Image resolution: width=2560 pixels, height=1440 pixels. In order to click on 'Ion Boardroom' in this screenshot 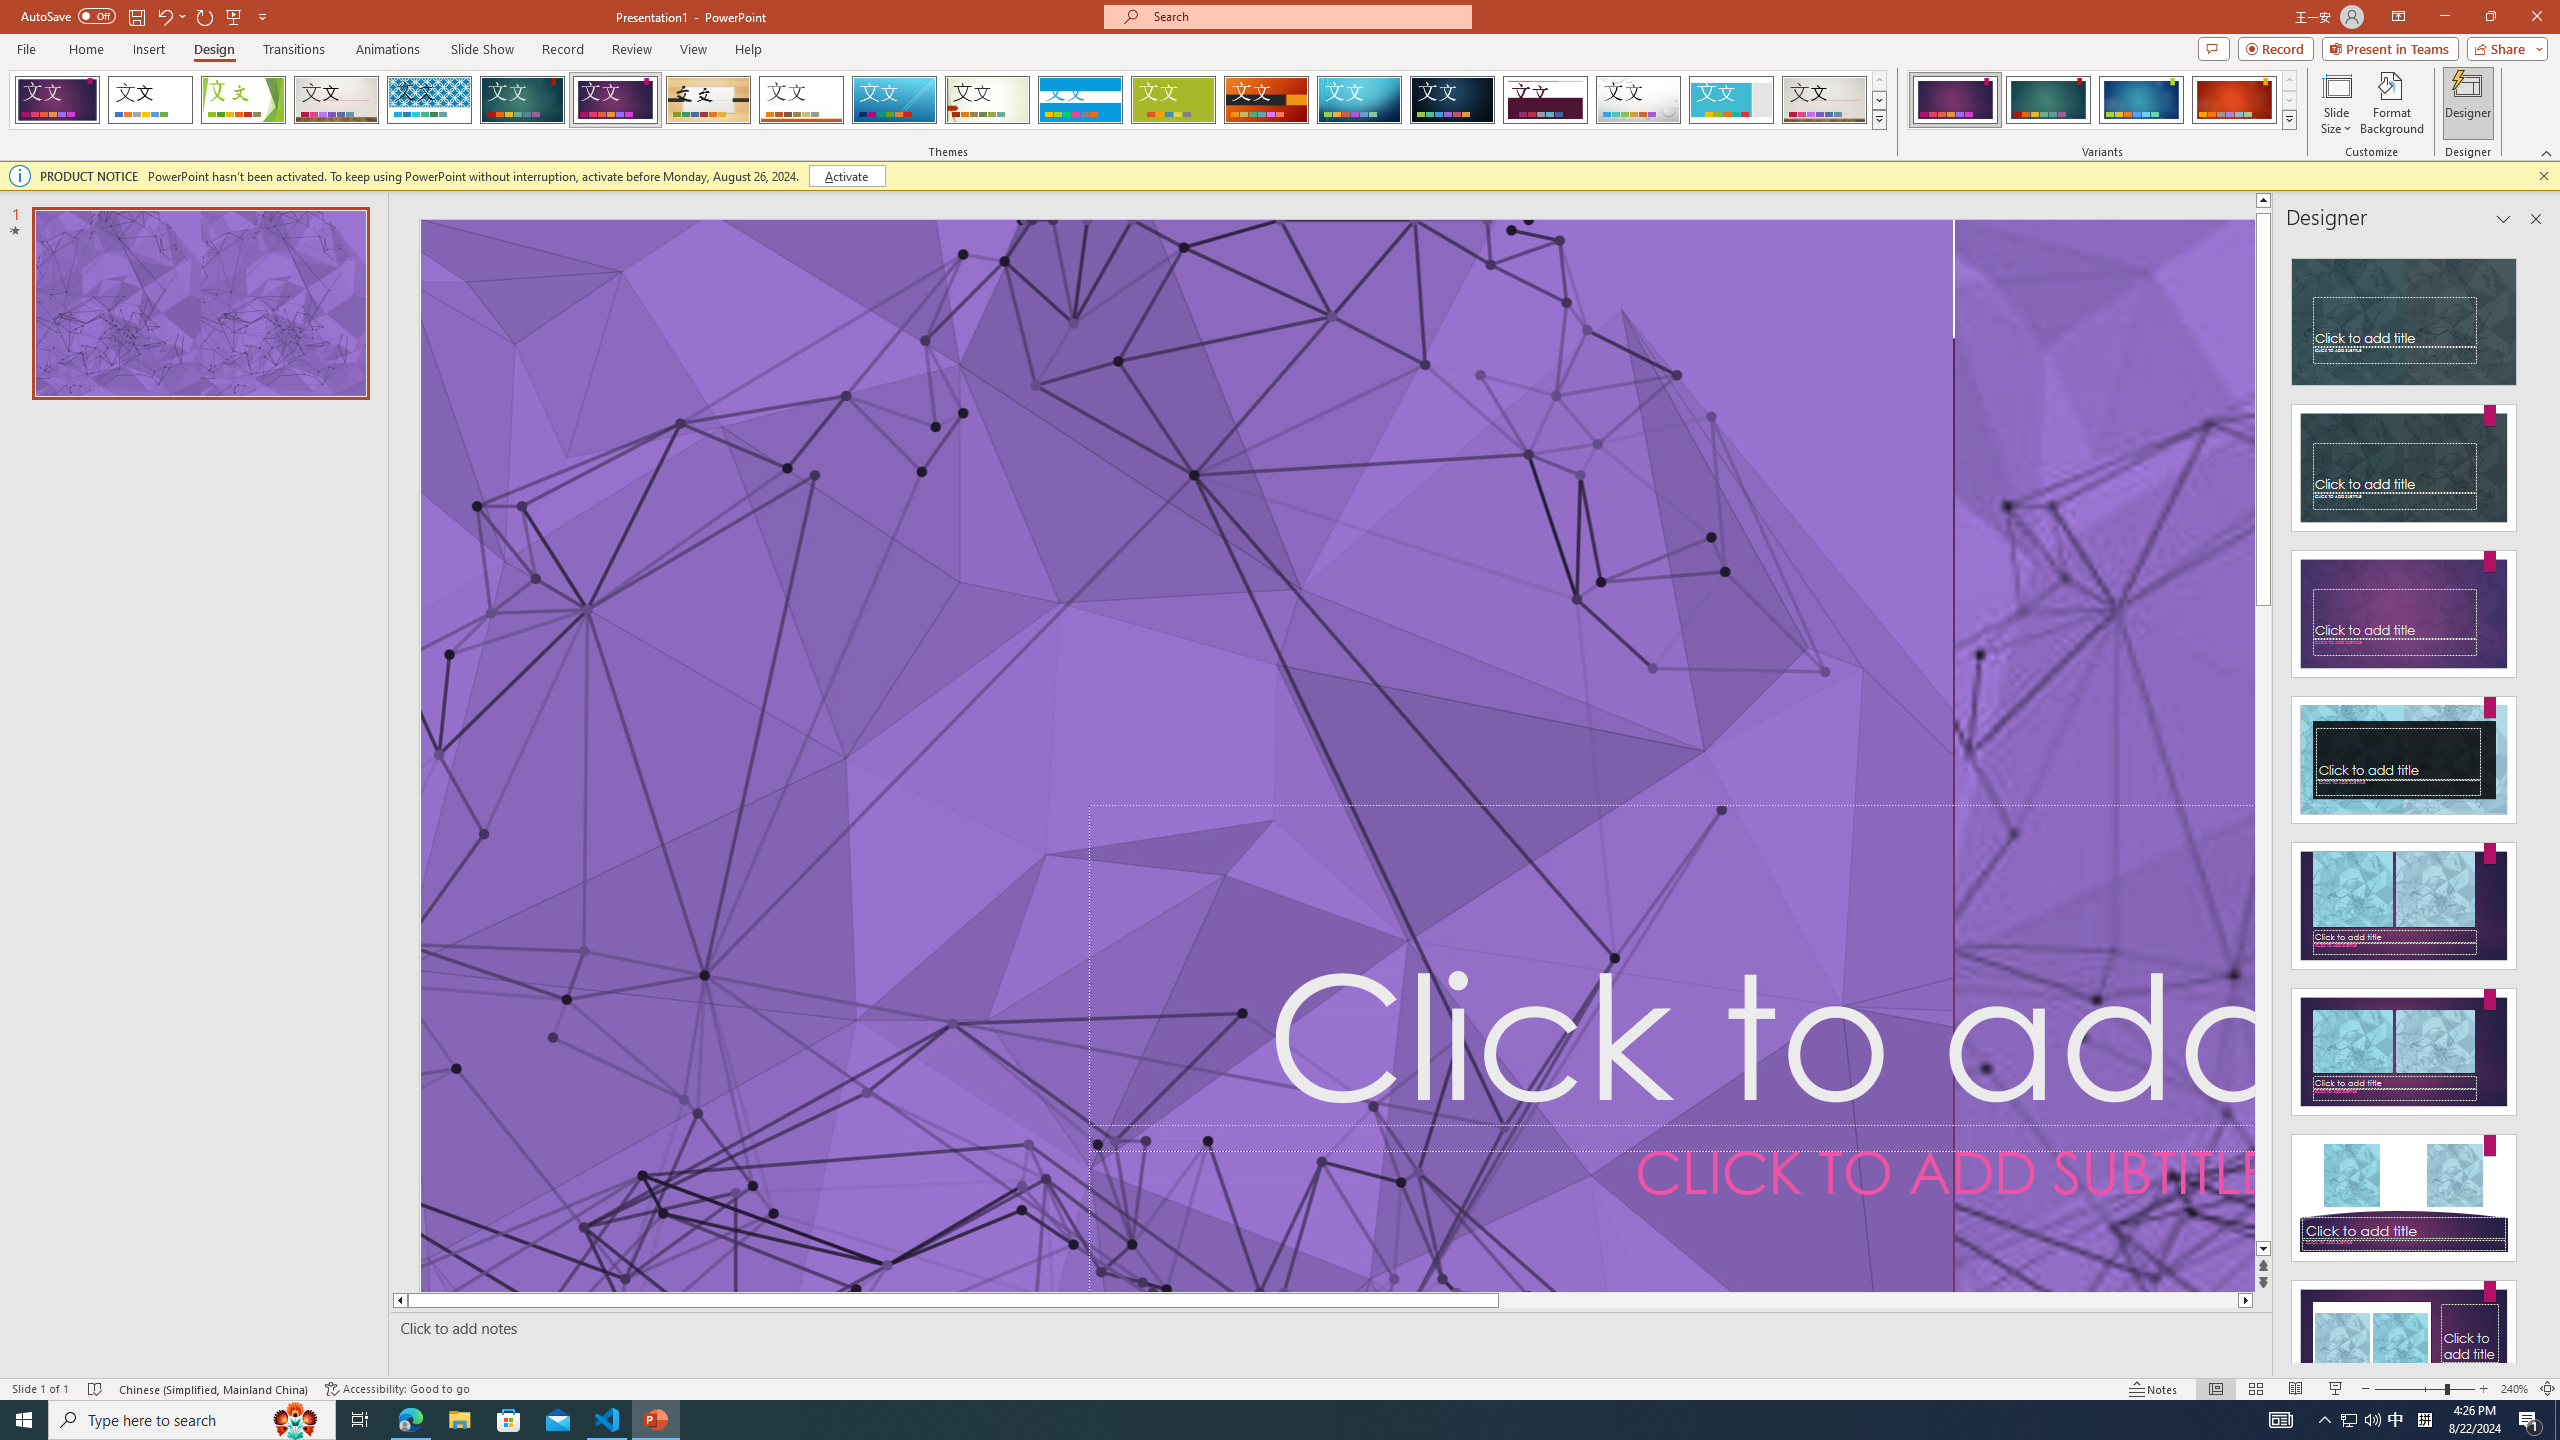, I will do `click(615, 99)`.